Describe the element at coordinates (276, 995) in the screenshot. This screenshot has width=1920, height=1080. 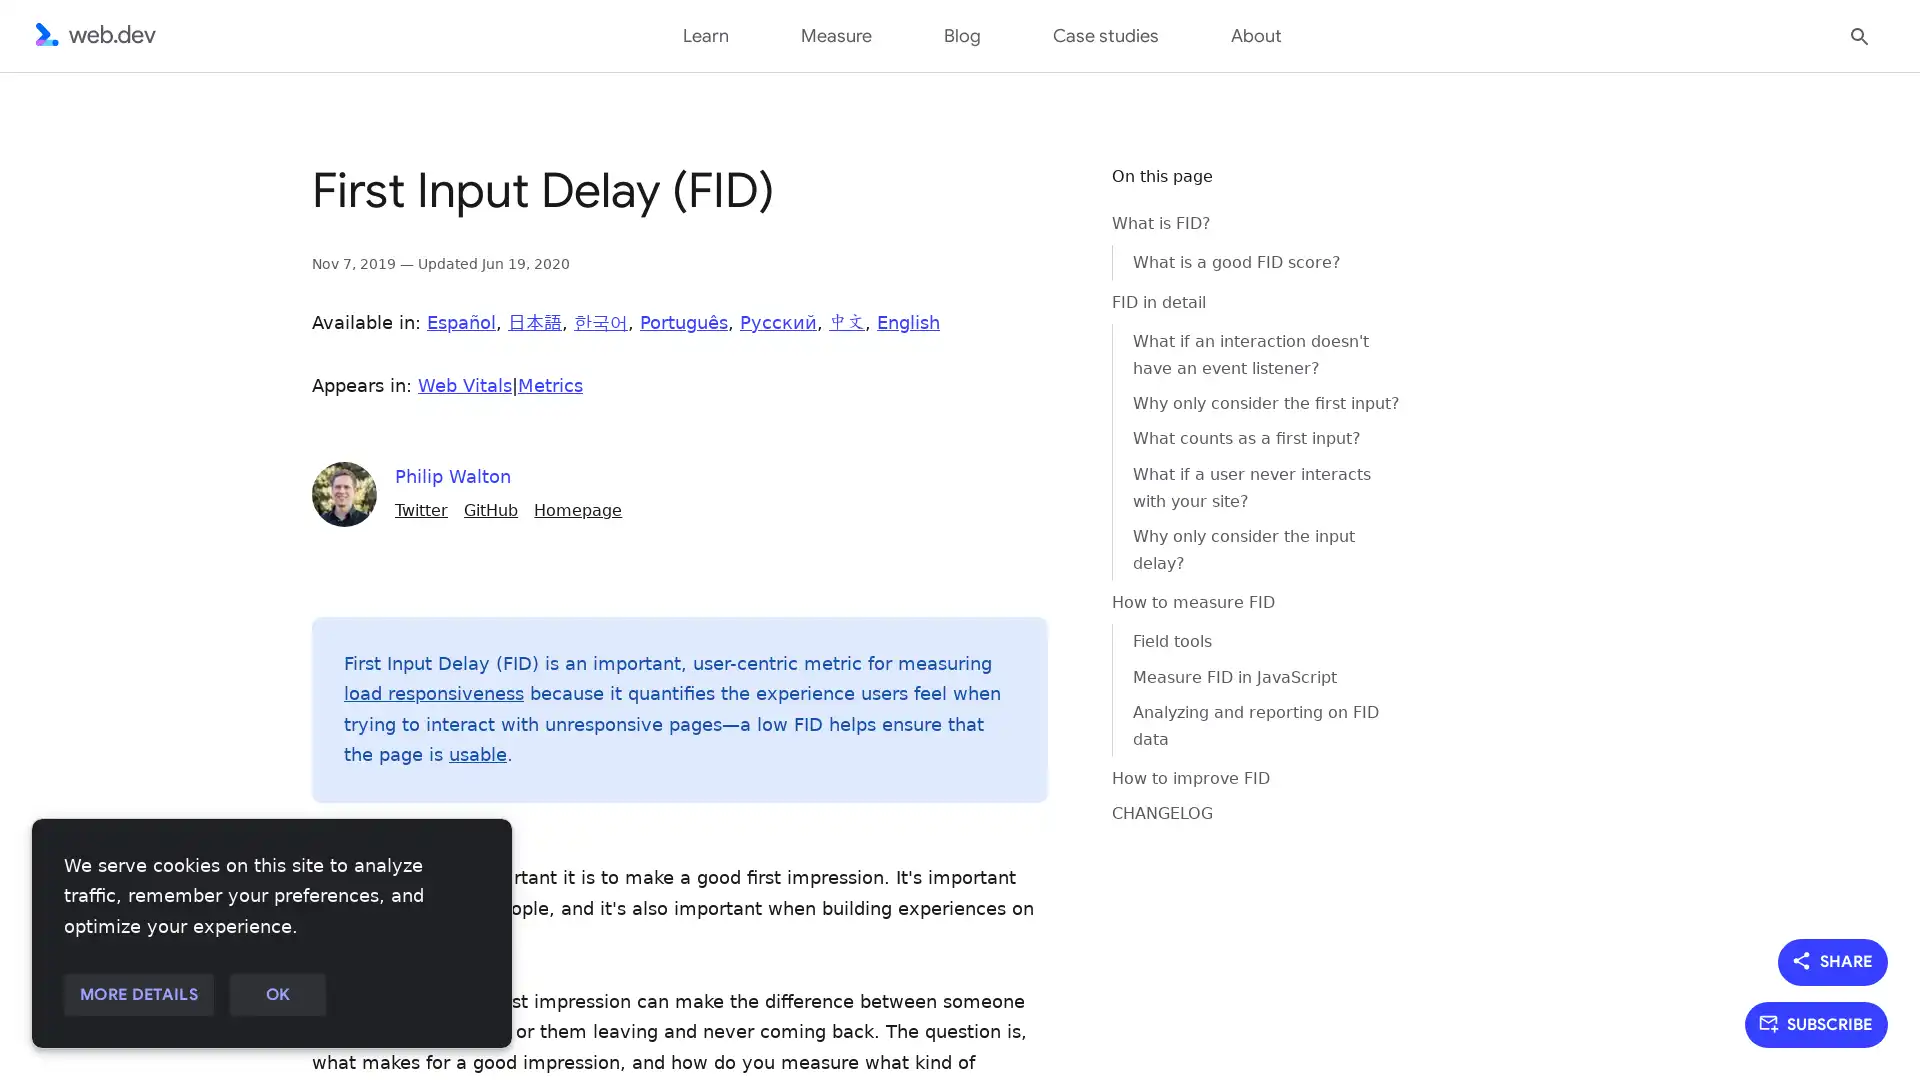
I see `OK` at that location.